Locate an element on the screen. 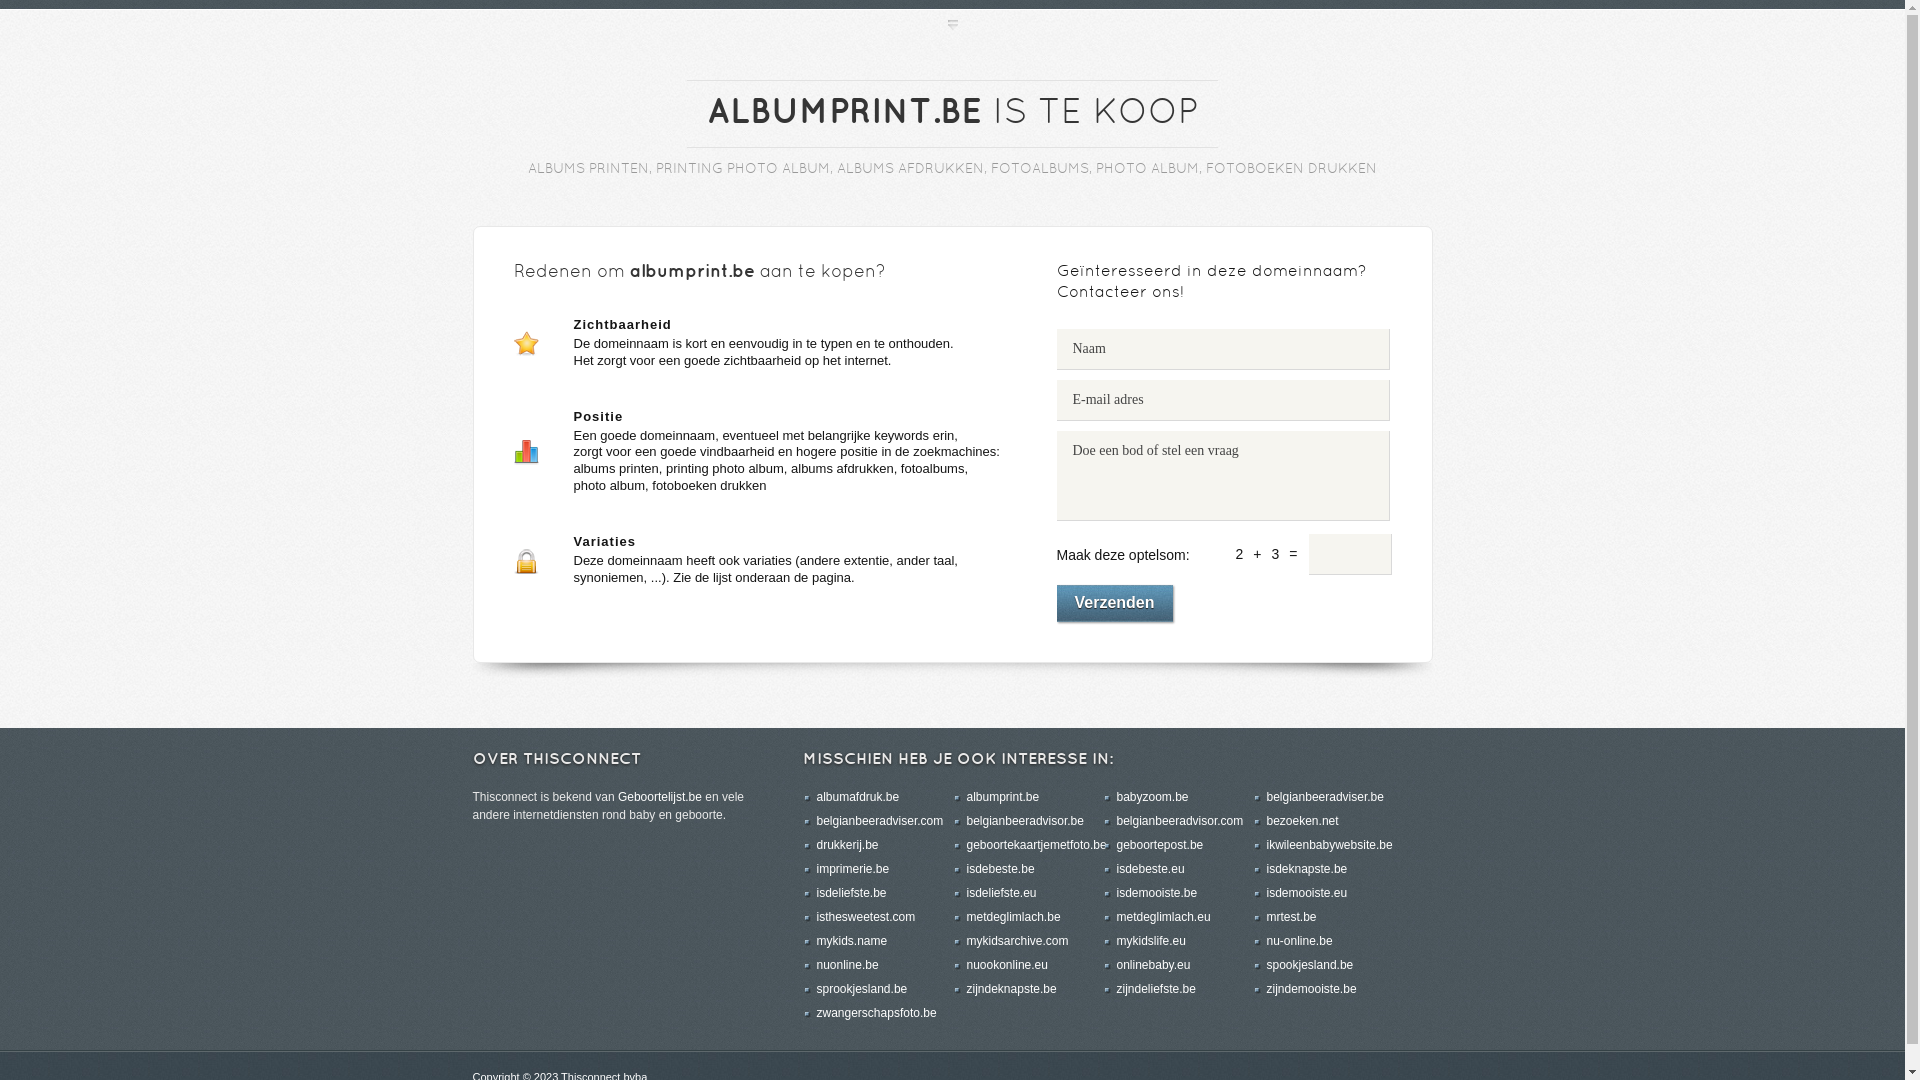 The height and width of the screenshot is (1080, 1920). 'mykids.name' is located at coordinates (816, 941).